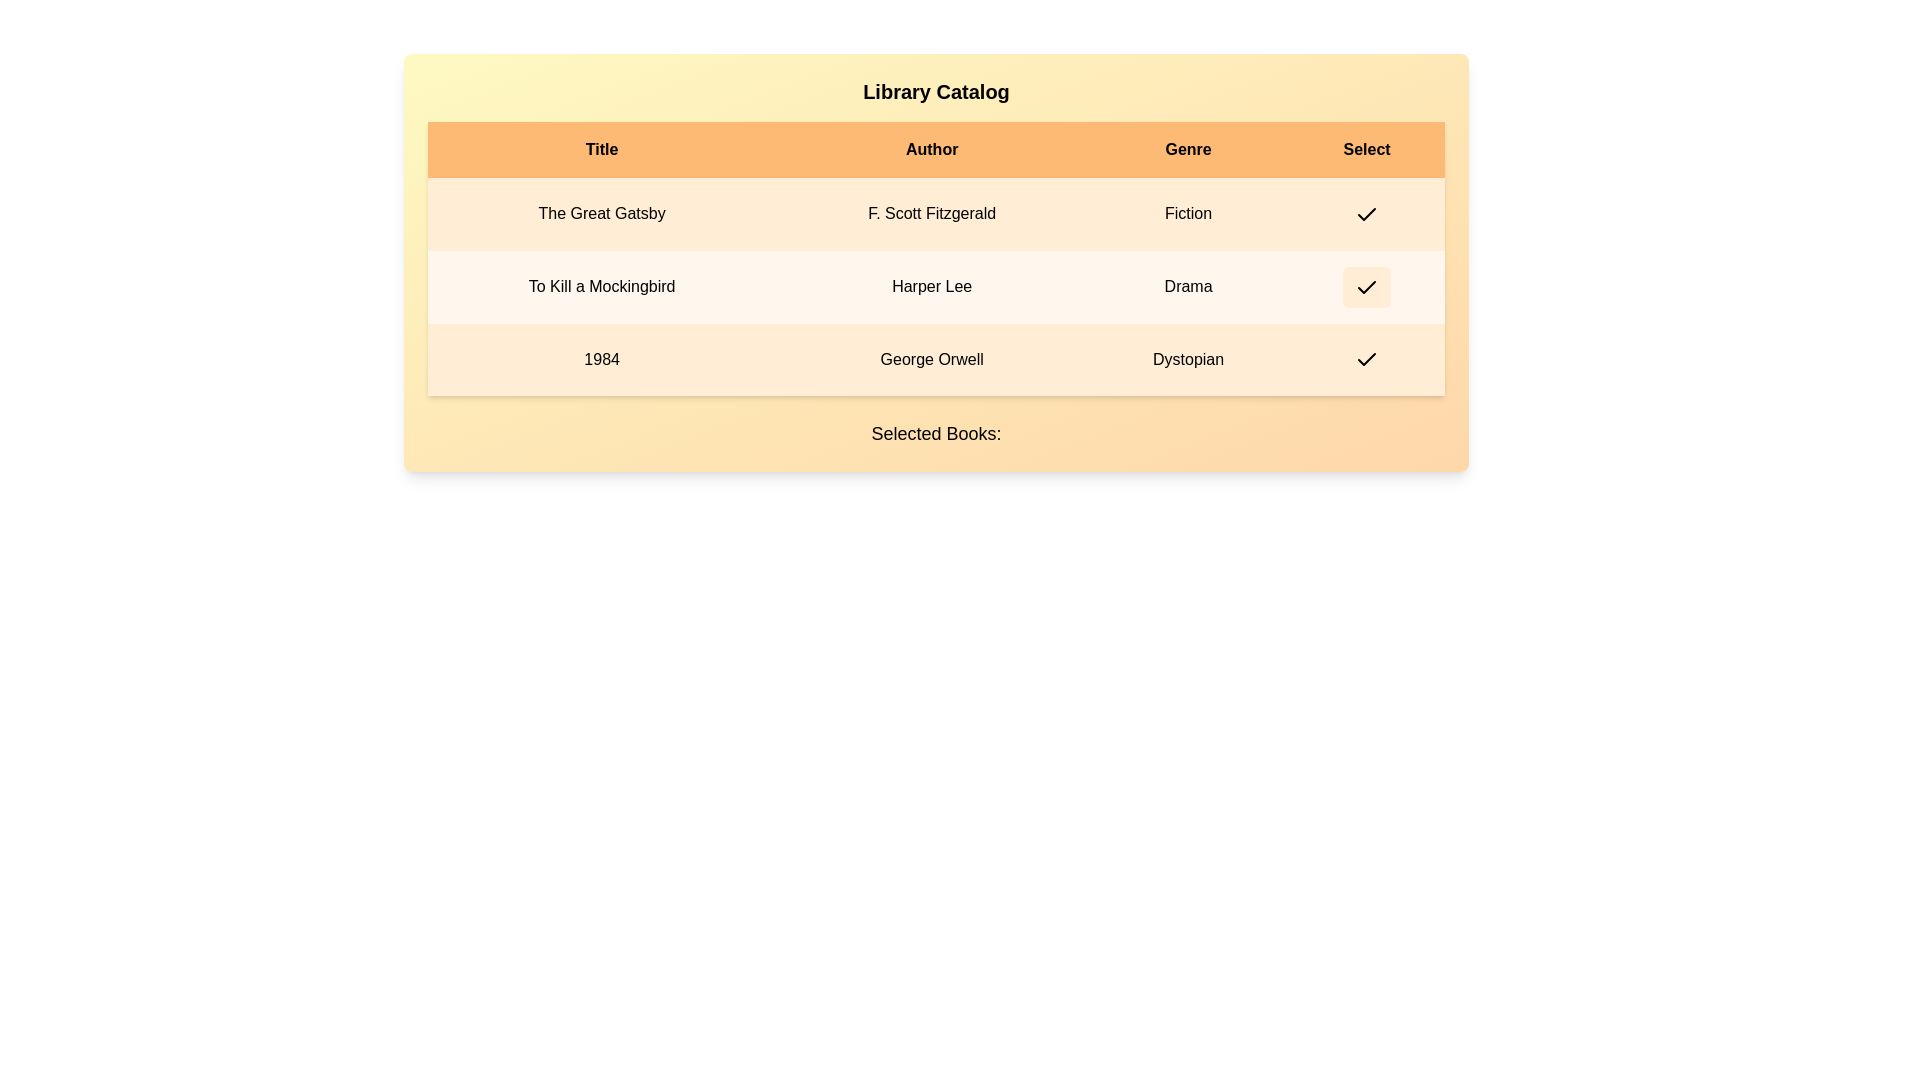 The height and width of the screenshot is (1080, 1920). What do you see at coordinates (1366, 287) in the screenshot?
I see `the checkmark icon in the 'Select' column of the second row of the table for the book 'To Kill a Mockingbird'` at bounding box center [1366, 287].